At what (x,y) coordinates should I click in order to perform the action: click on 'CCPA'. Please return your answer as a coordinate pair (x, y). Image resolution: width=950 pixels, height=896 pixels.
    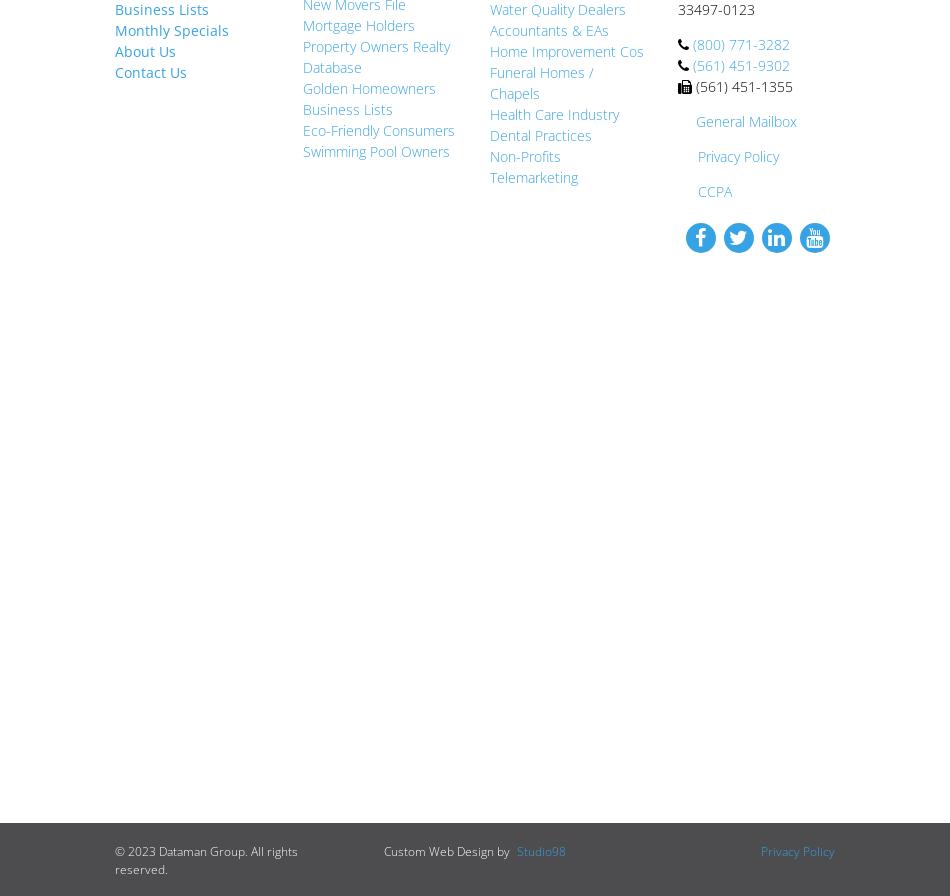
    Looking at the image, I should click on (704, 191).